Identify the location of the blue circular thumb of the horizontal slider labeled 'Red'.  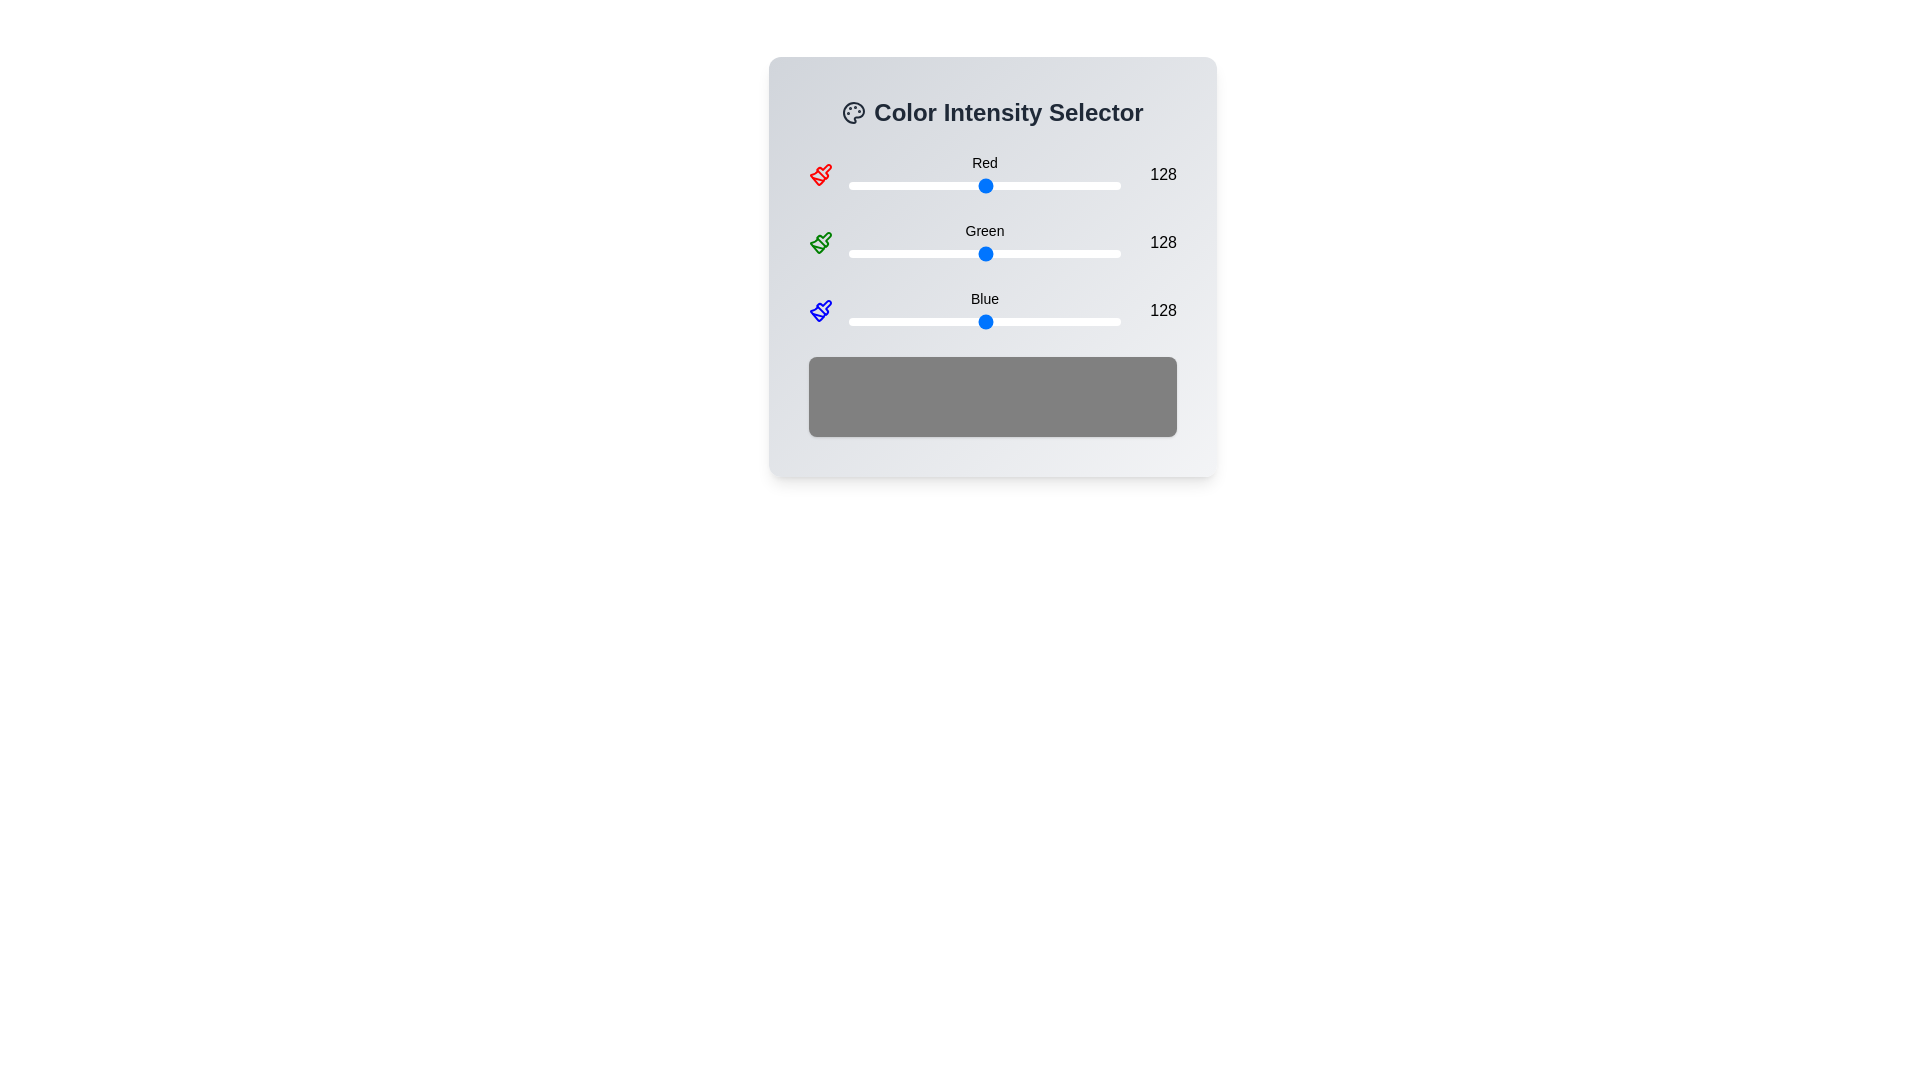
(984, 173).